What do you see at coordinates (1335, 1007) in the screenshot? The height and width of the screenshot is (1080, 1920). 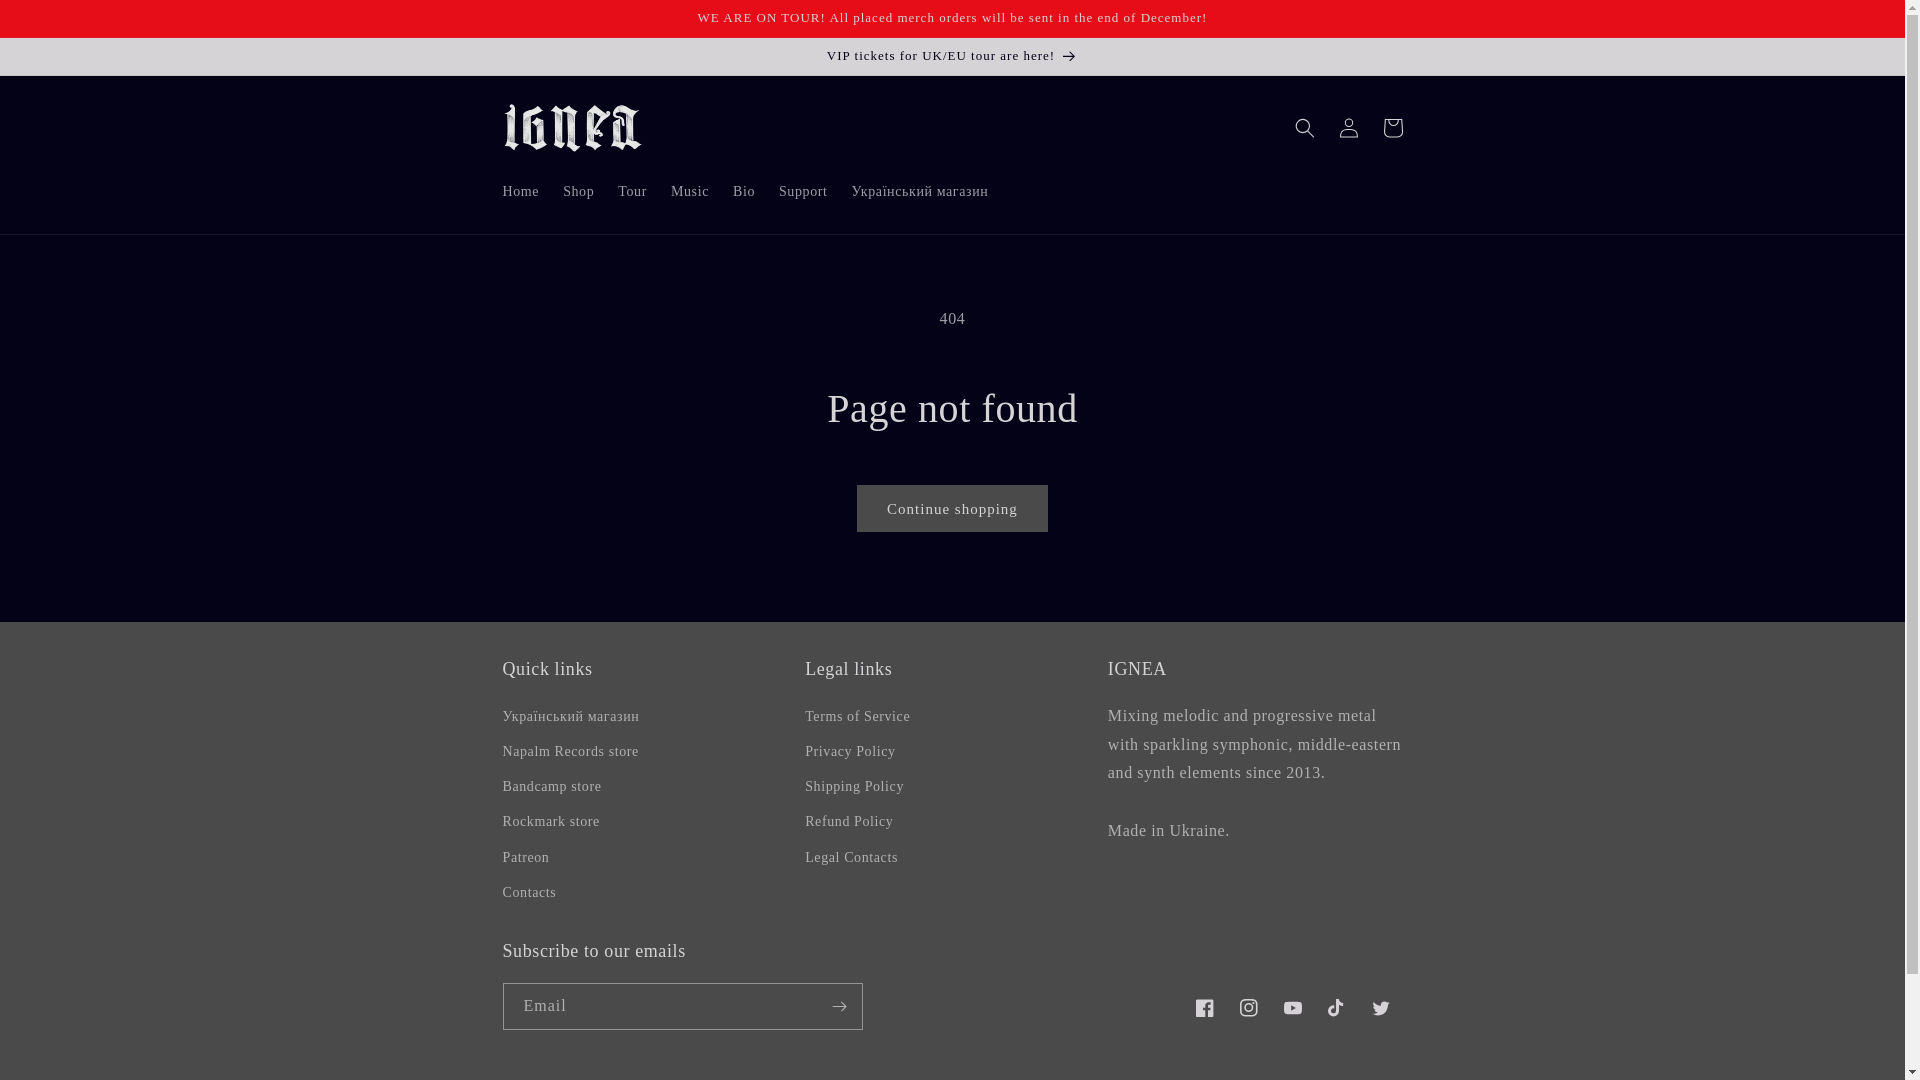 I see `'TikTok'` at bounding box center [1335, 1007].